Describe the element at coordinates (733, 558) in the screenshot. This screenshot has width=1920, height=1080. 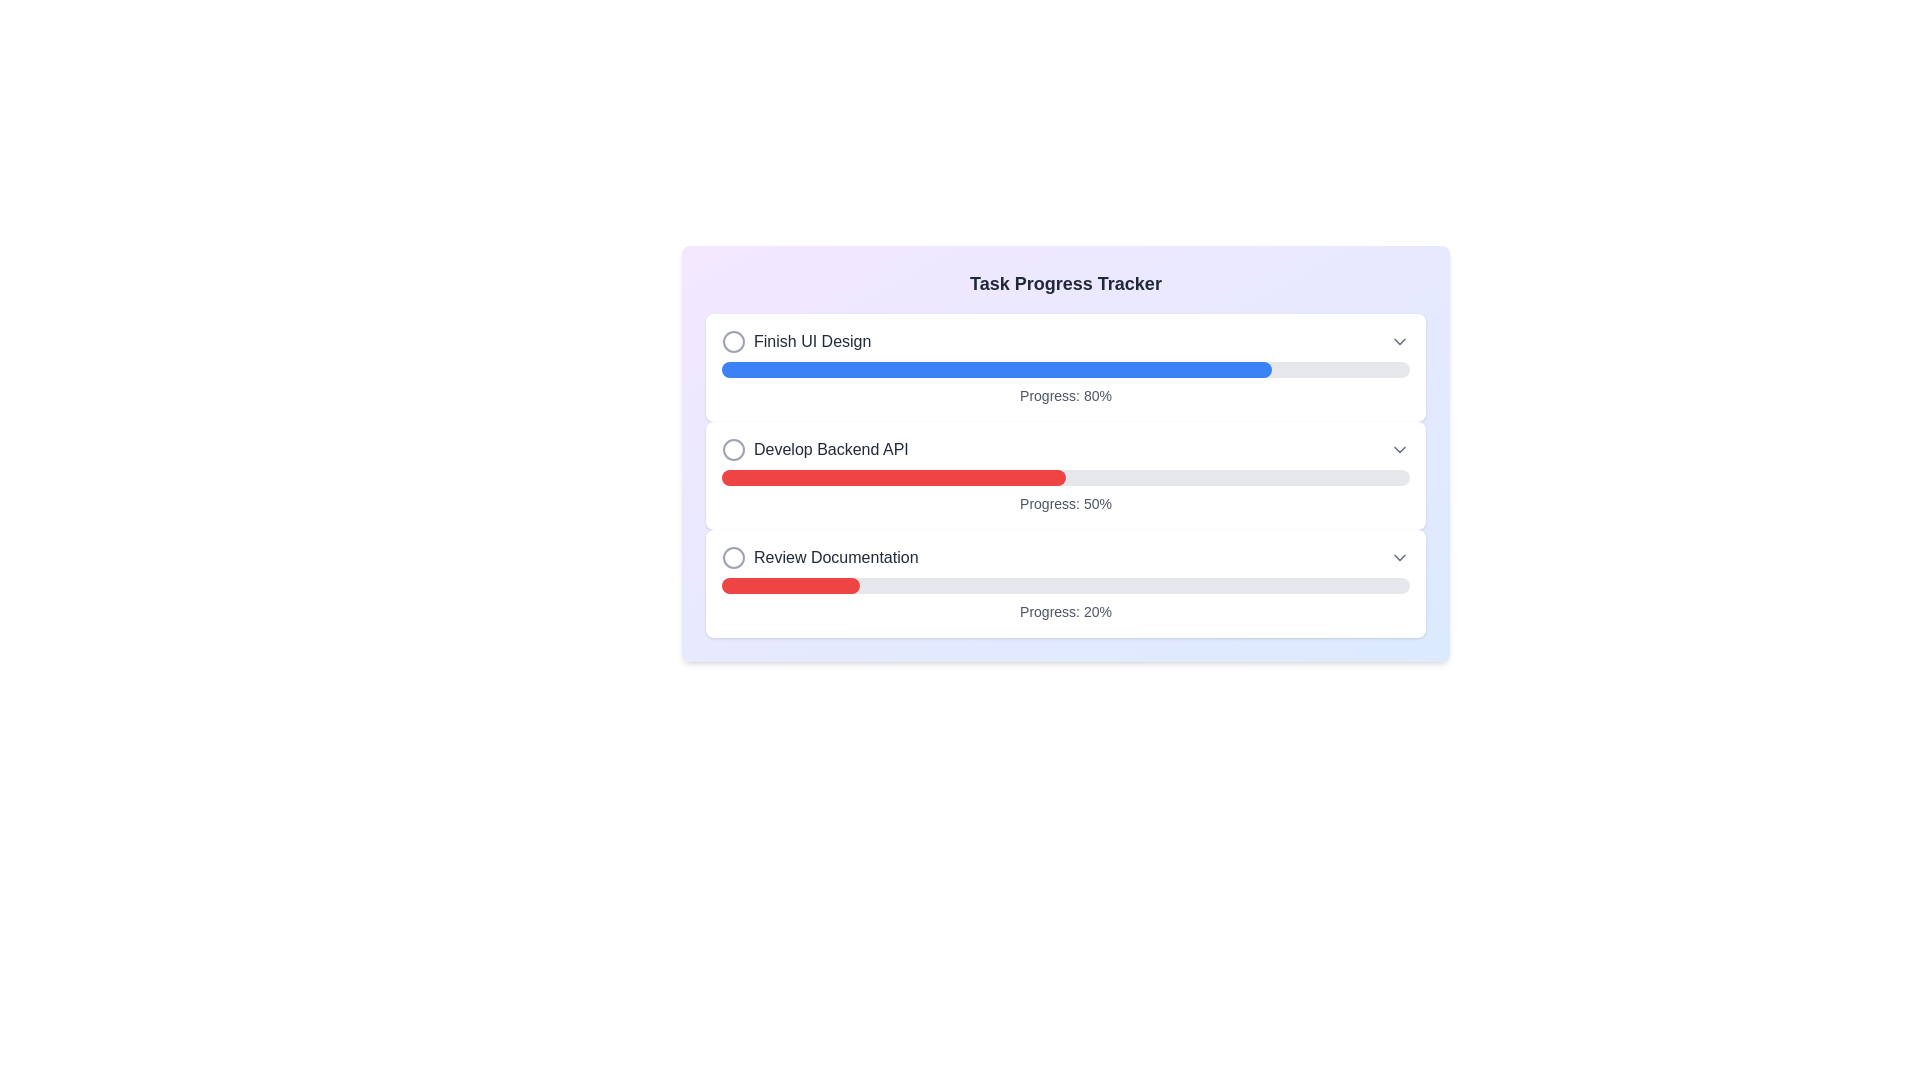
I see `the central Circle SVG element that enhances the circular icon for the 'Review Documentation' task in the task list` at that location.